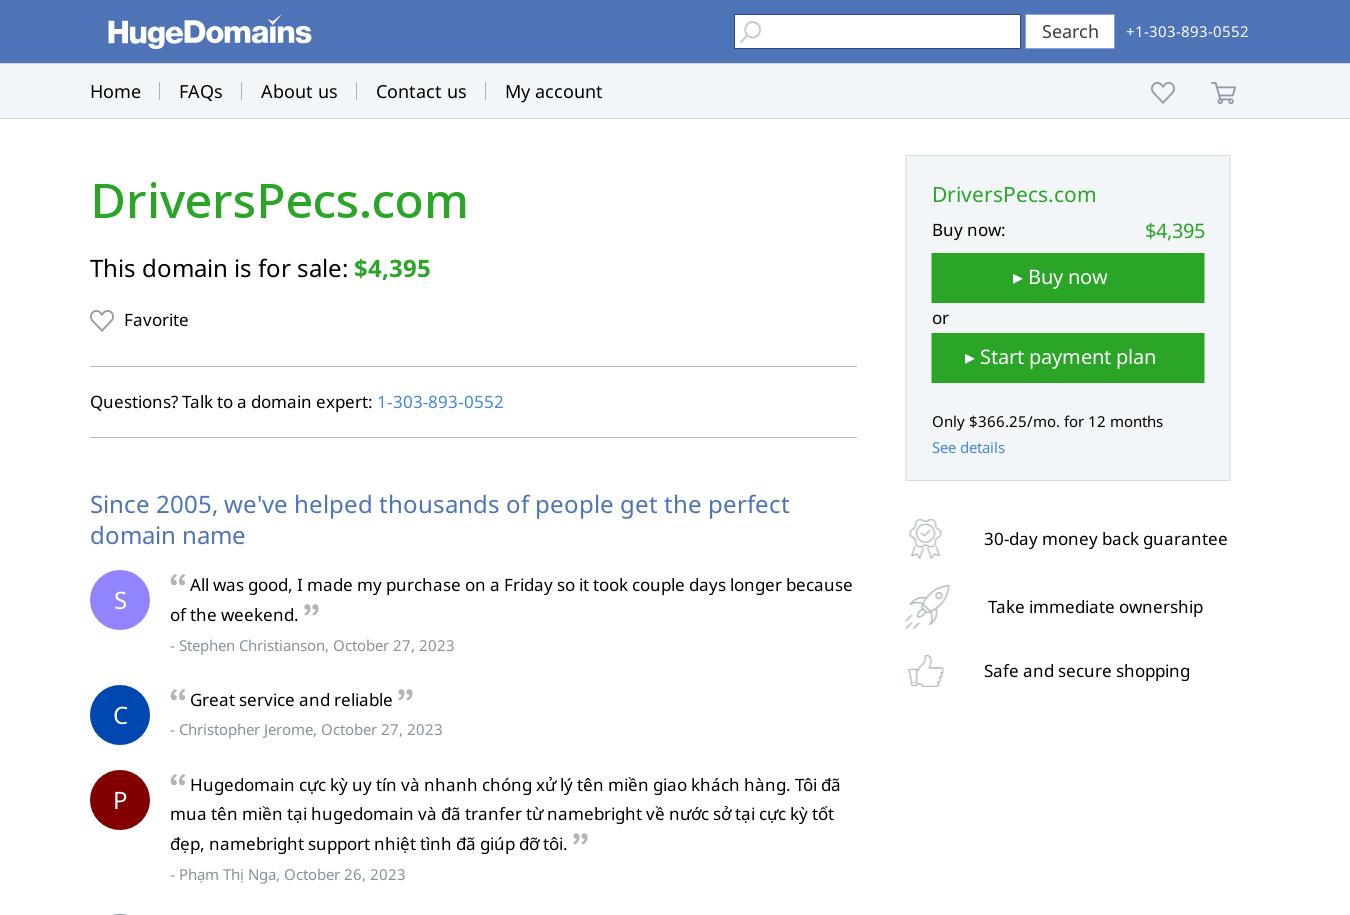  What do you see at coordinates (298, 90) in the screenshot?
I see `'About us'` at bounding box center [298, 90].